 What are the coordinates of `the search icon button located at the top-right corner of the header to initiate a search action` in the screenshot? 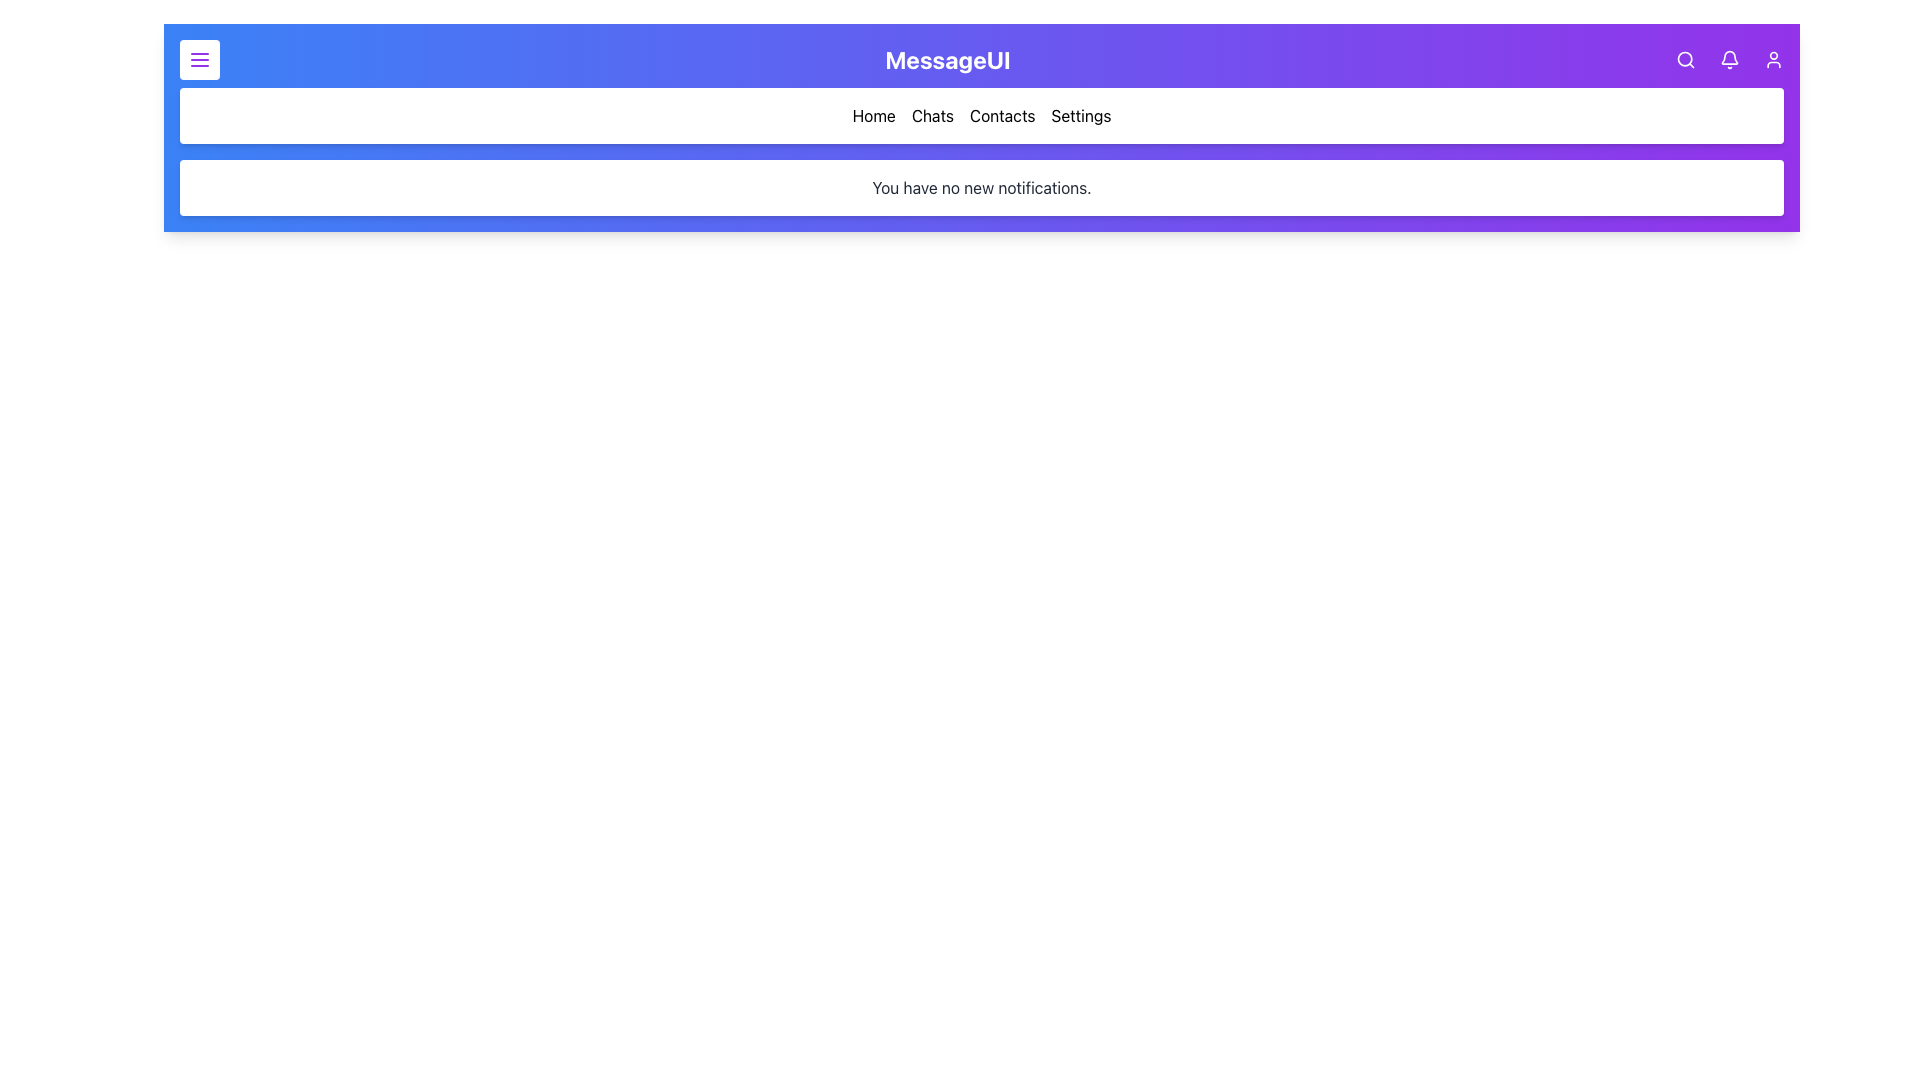 It's located at (1684, 59).